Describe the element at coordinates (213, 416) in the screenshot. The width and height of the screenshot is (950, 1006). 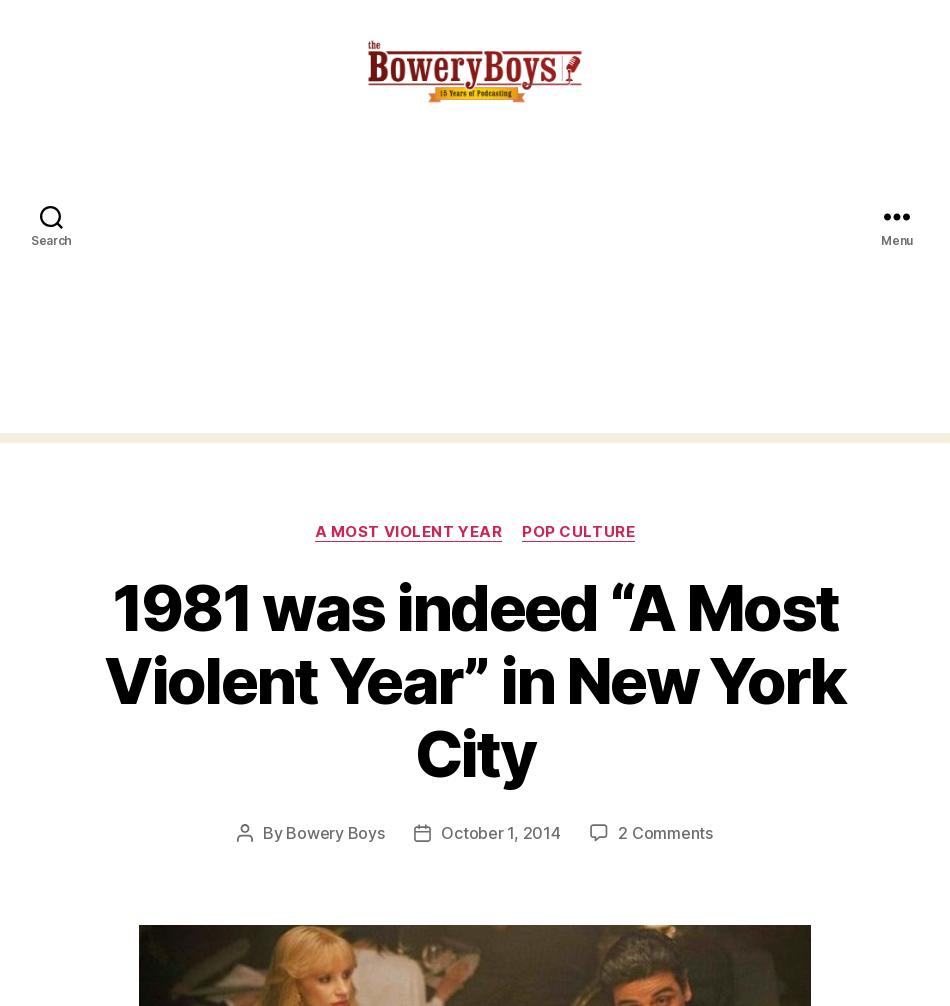
I see `'Website'` at that location.